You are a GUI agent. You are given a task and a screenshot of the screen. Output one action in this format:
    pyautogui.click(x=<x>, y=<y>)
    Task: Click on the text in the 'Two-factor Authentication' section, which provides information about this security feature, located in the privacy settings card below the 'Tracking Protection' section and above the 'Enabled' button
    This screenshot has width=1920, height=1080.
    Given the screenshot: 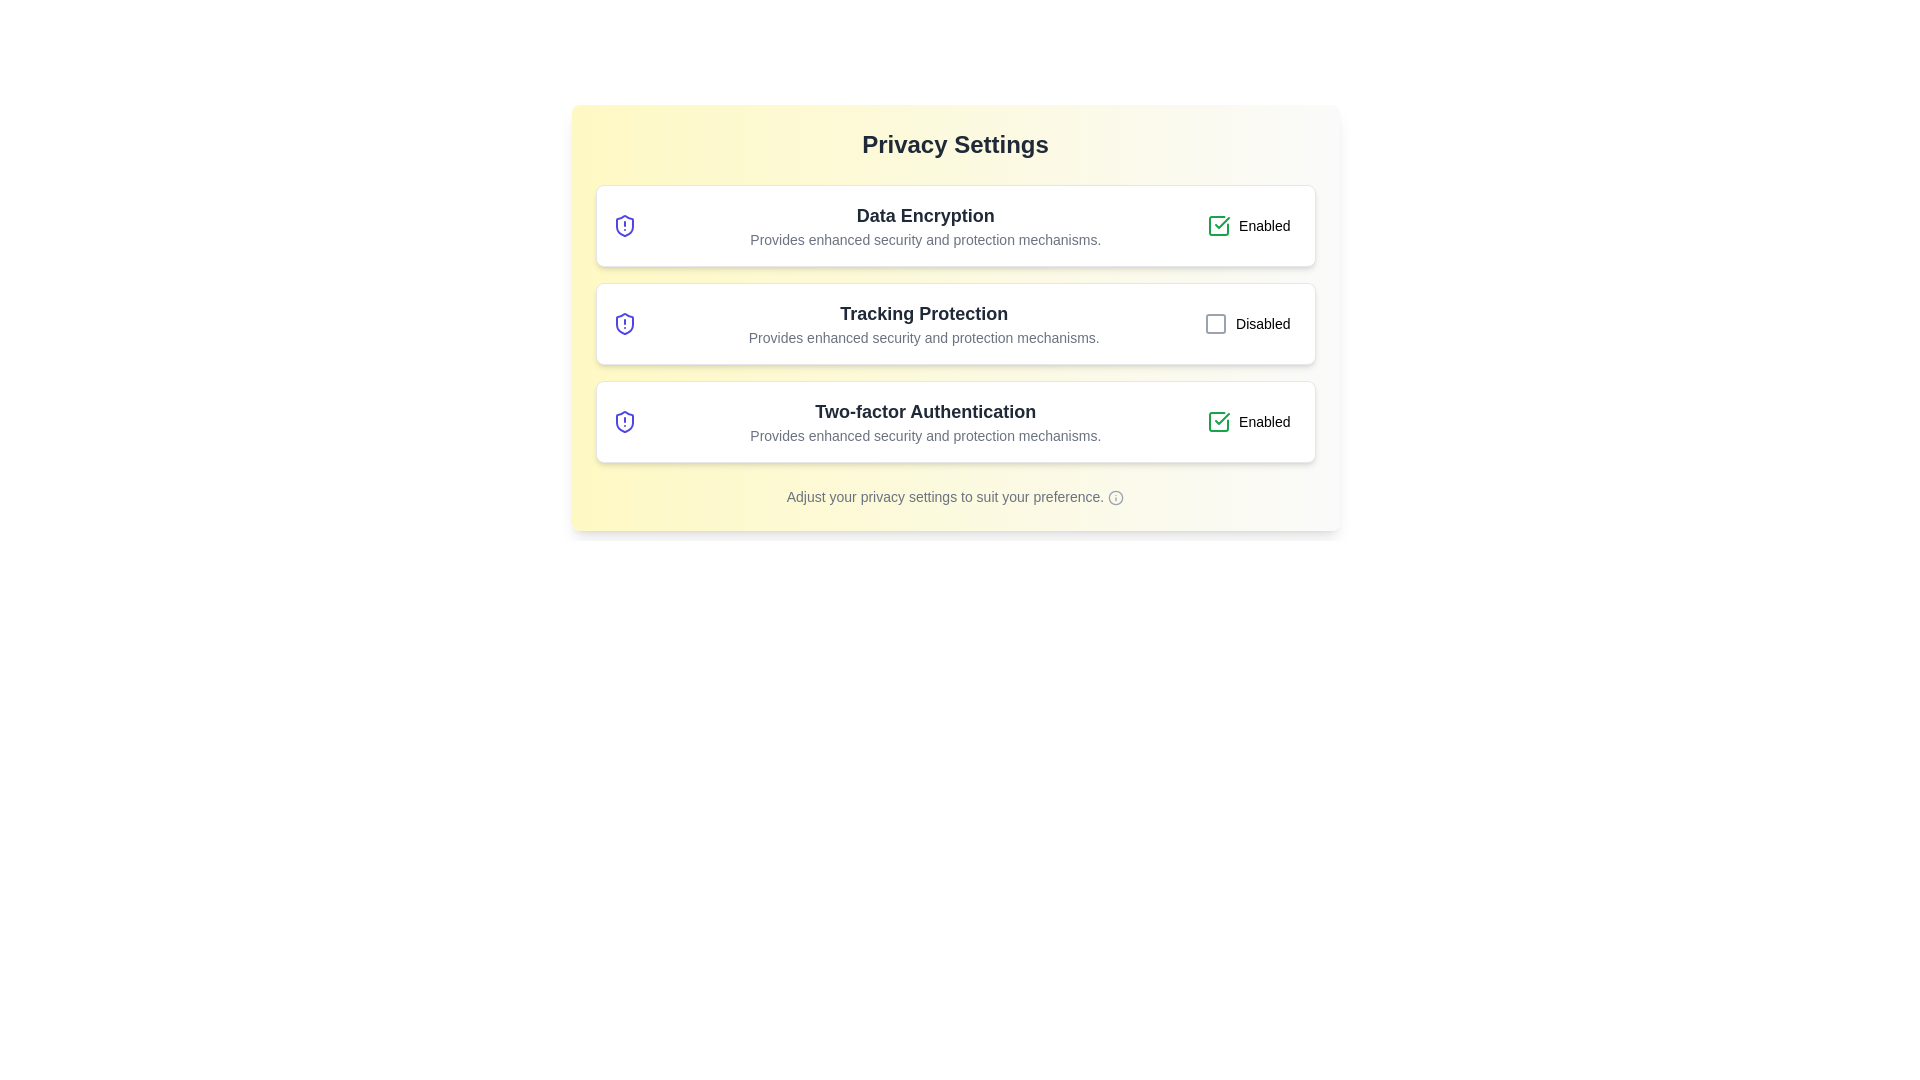 What is the action you would take?
    pyautogui.click(x=924, y=420)
    